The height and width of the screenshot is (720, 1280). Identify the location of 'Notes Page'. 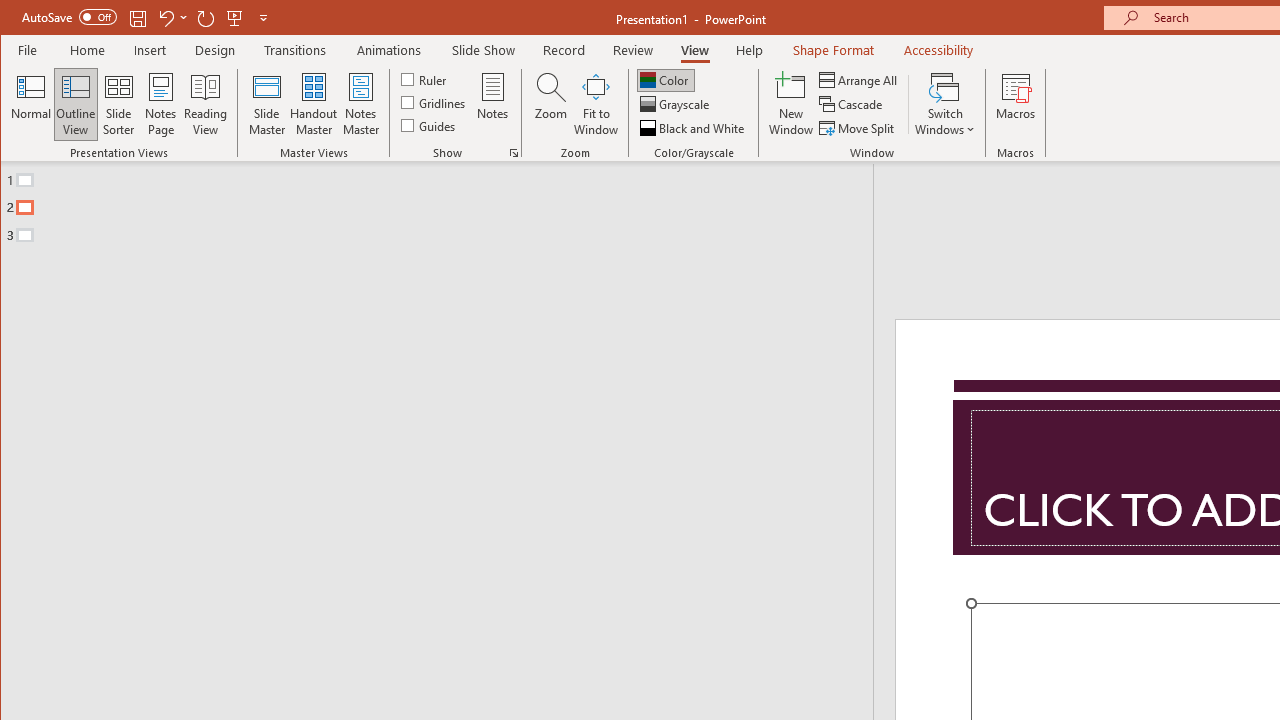
(160, 104).